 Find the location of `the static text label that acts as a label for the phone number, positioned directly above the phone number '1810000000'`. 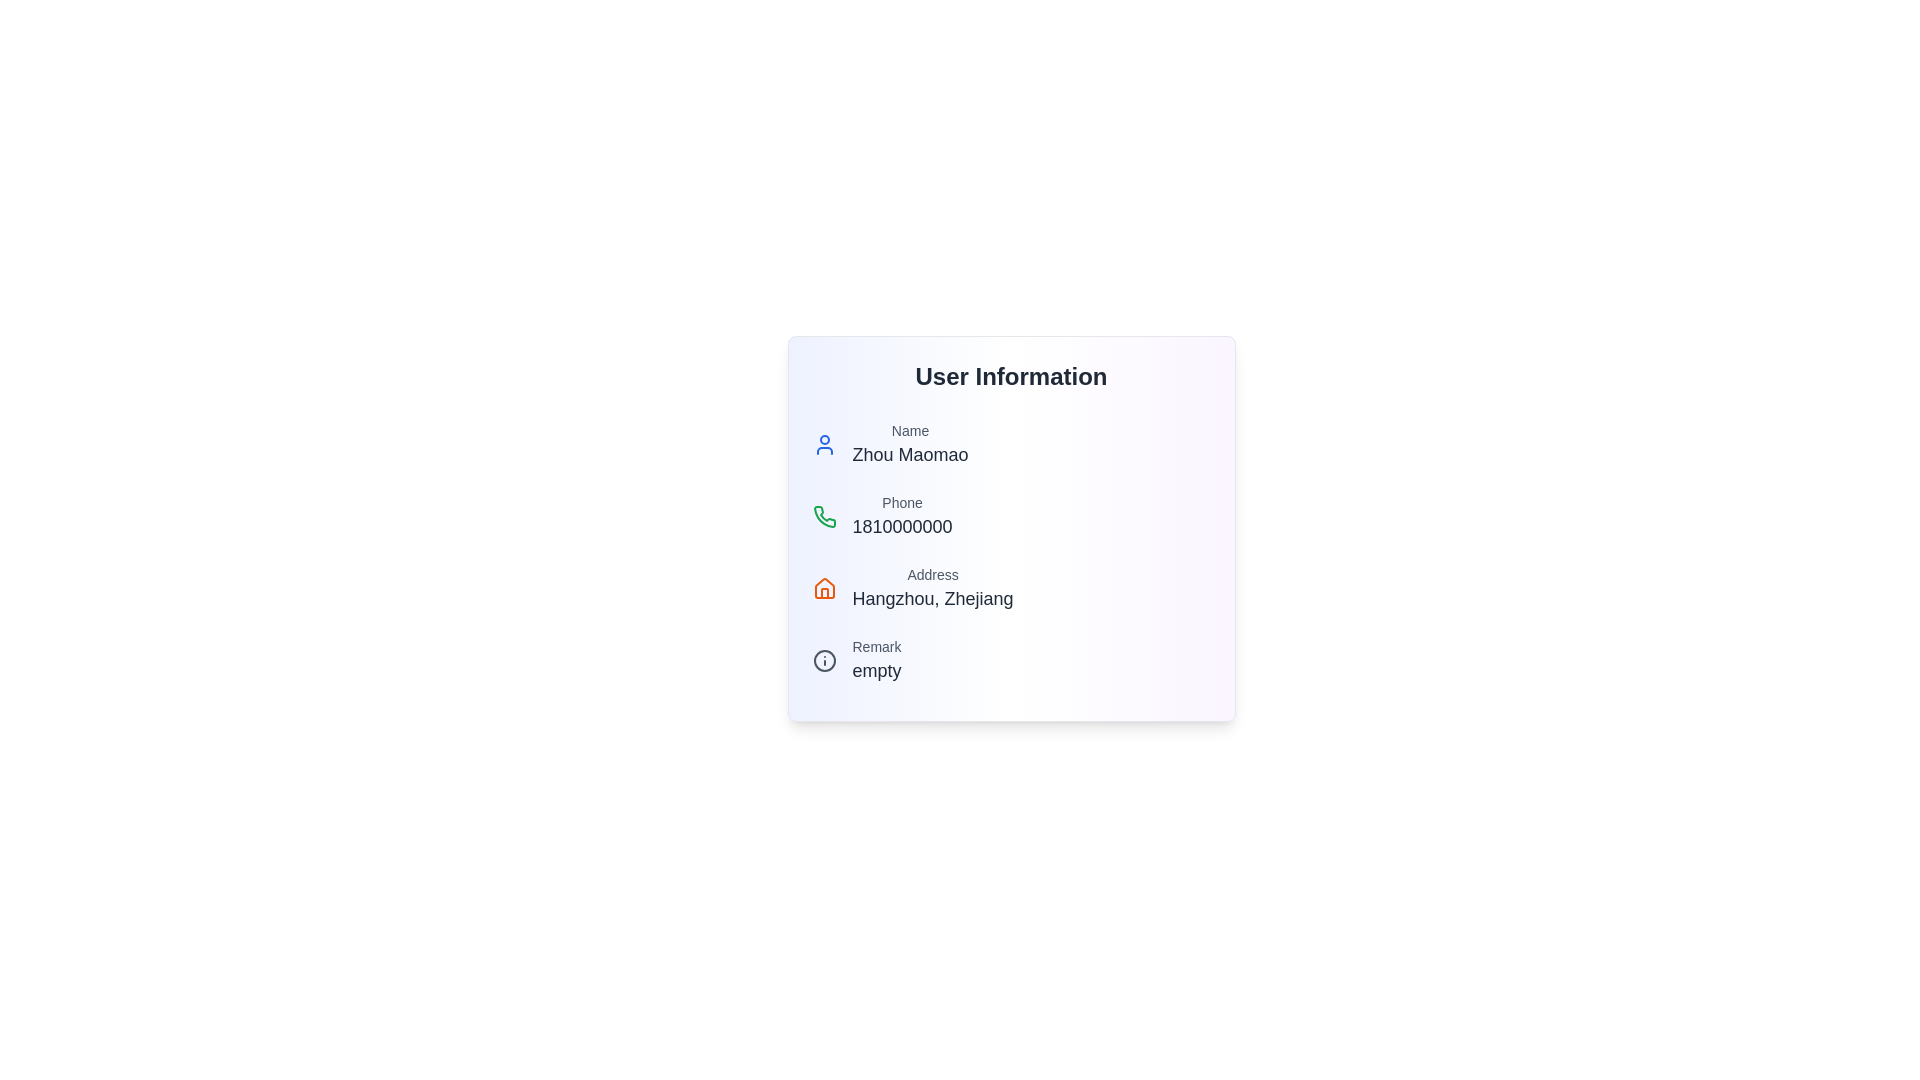

the static text label that acts as a label for the phone number, positioned directly above the phone number '1810000000' is located at coordinates (901, 501).